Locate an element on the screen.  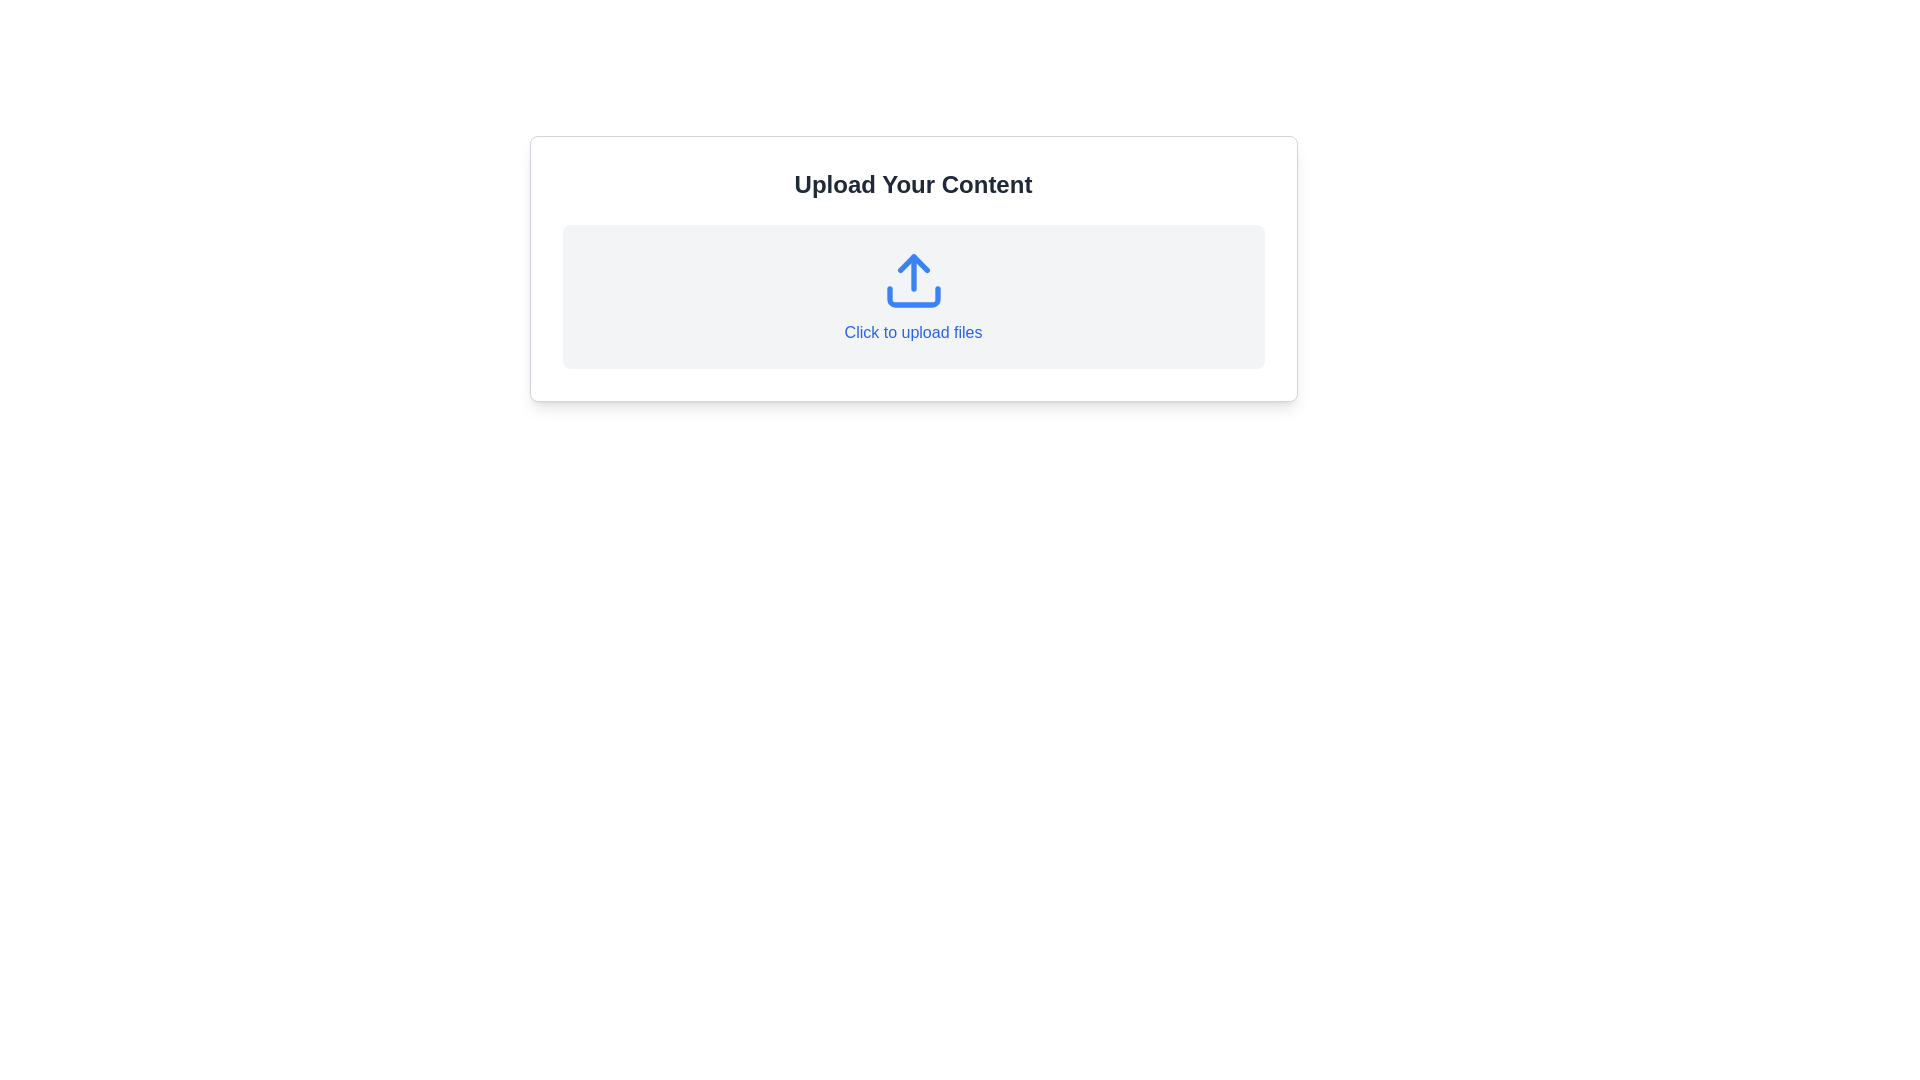
the lower subcomponent of the upload icon, which is a rectangular shape with rounded edges located in the center of the main content area is located at coordinates (912, 297).